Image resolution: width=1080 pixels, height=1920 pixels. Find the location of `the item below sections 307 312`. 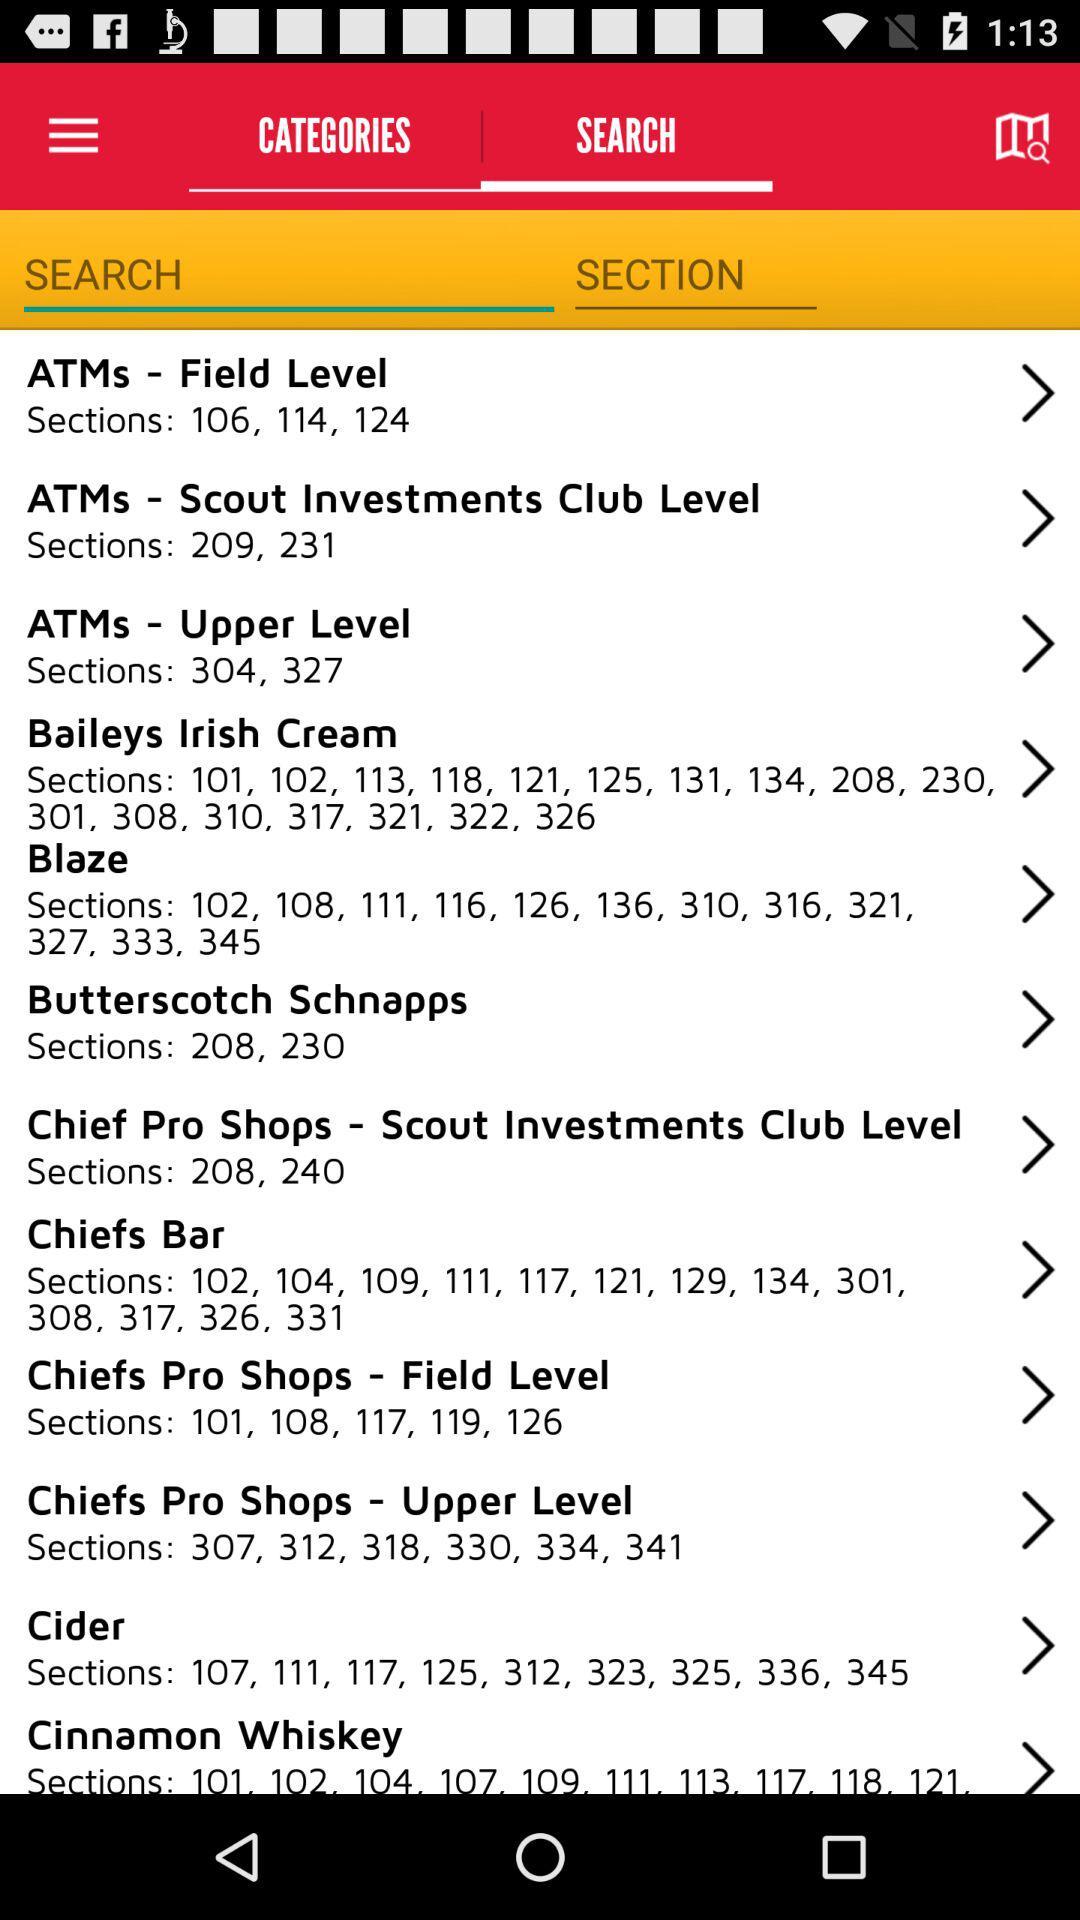

the item below sections 307 312 is located at coordinates (74, 1623).